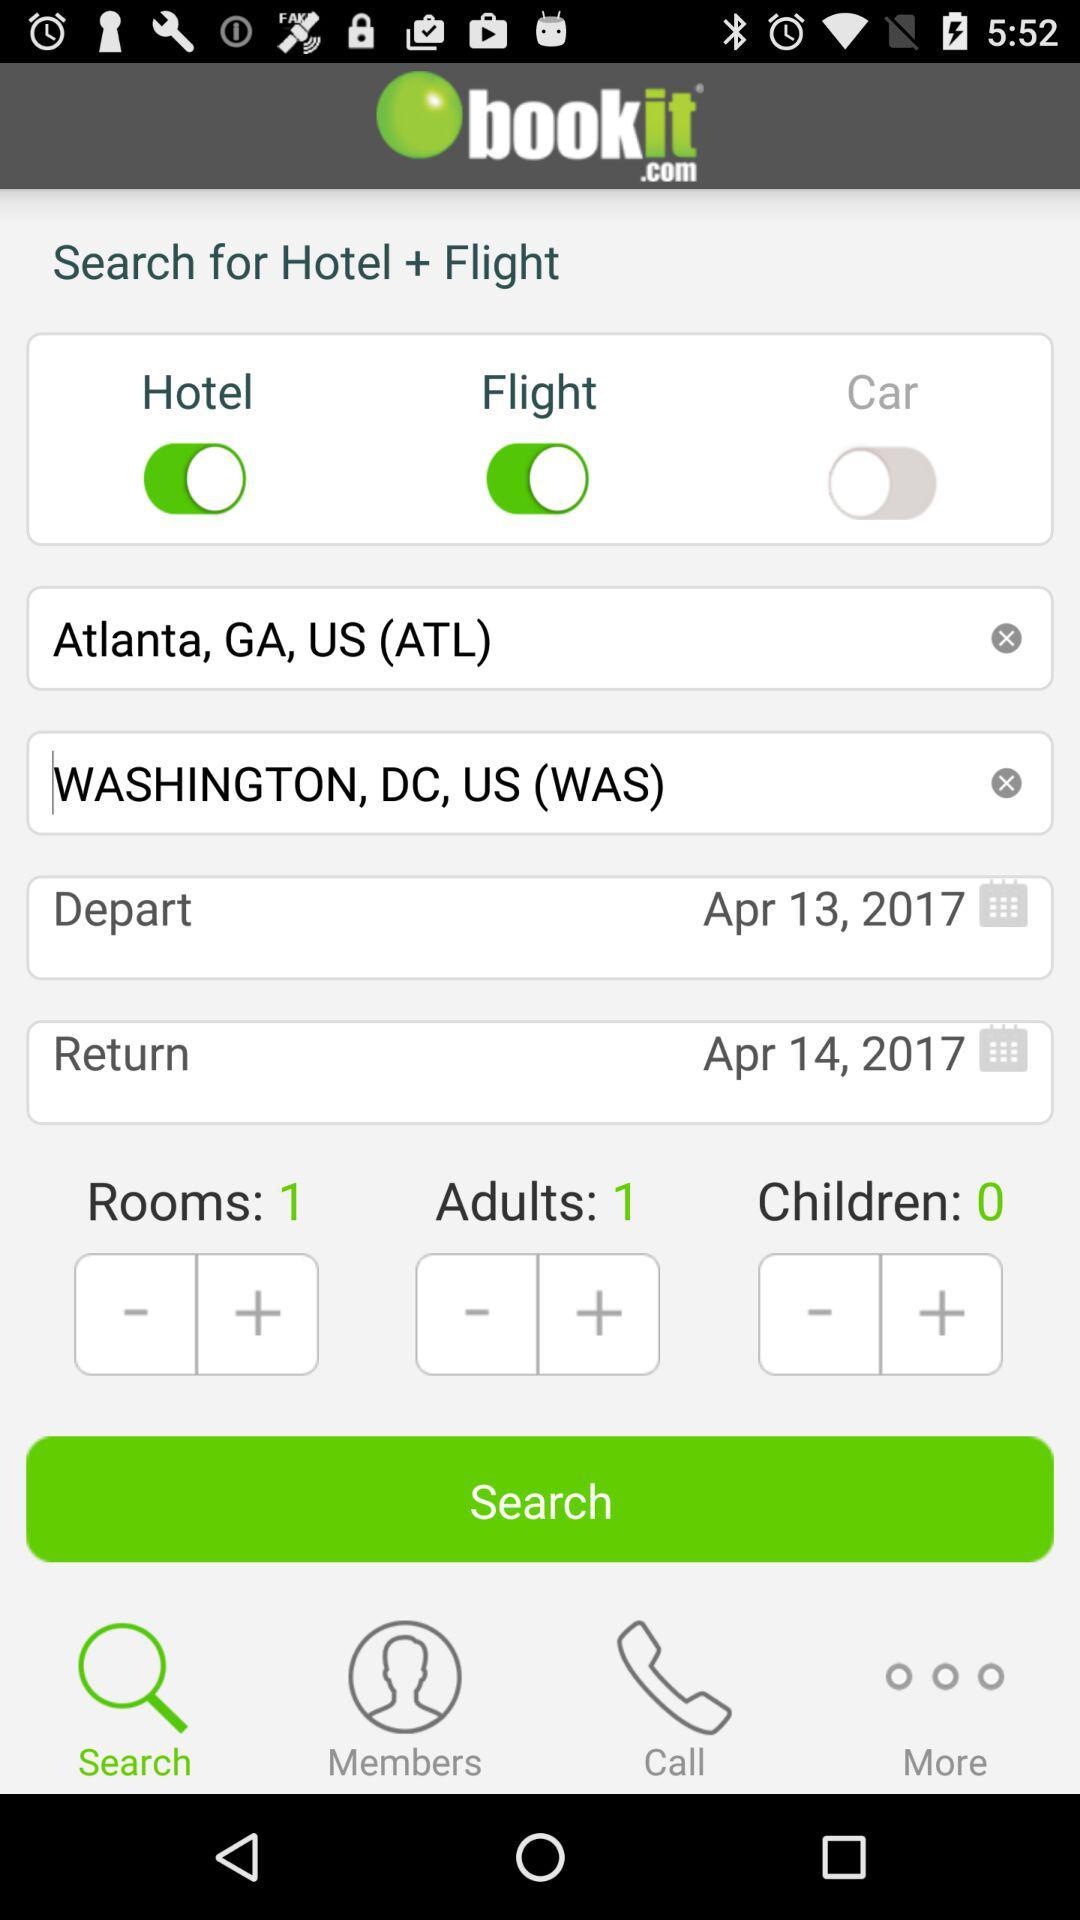 The image size is (1080, 1920). I want to click on the close icon, so click(1006, 683).